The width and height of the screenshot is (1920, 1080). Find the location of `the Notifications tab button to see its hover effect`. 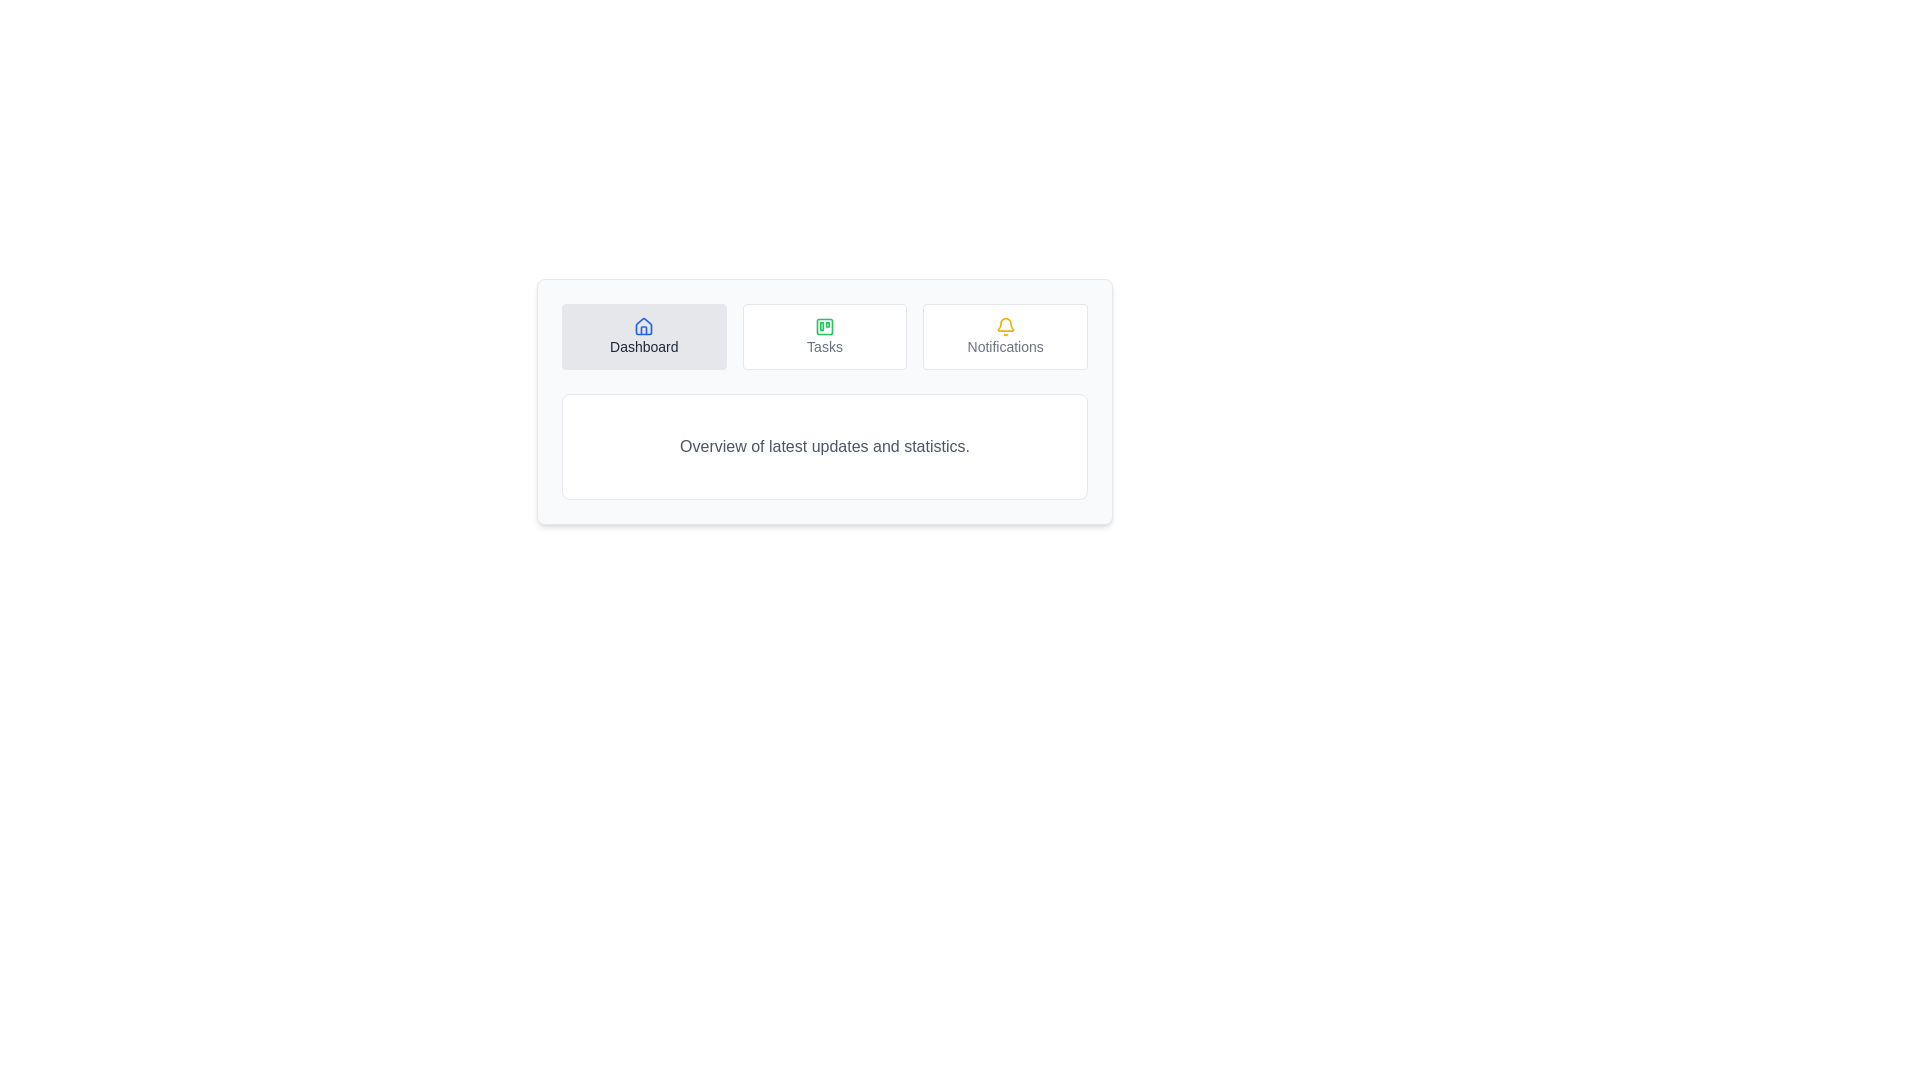

the Notifications tab button to see its hover effect is located at coordinates (1006, 335).